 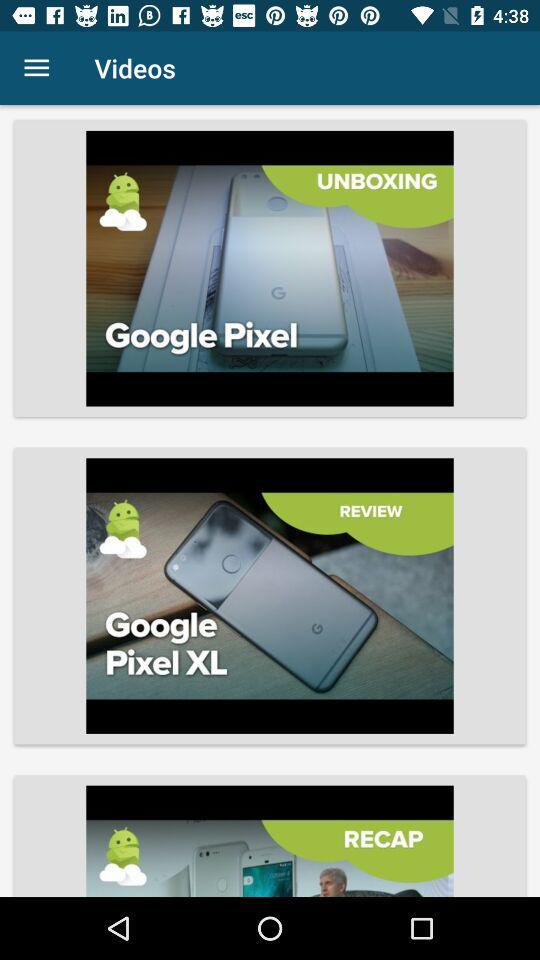 I want to click on the icon to the left of videos item, so click(x=36, y=68).